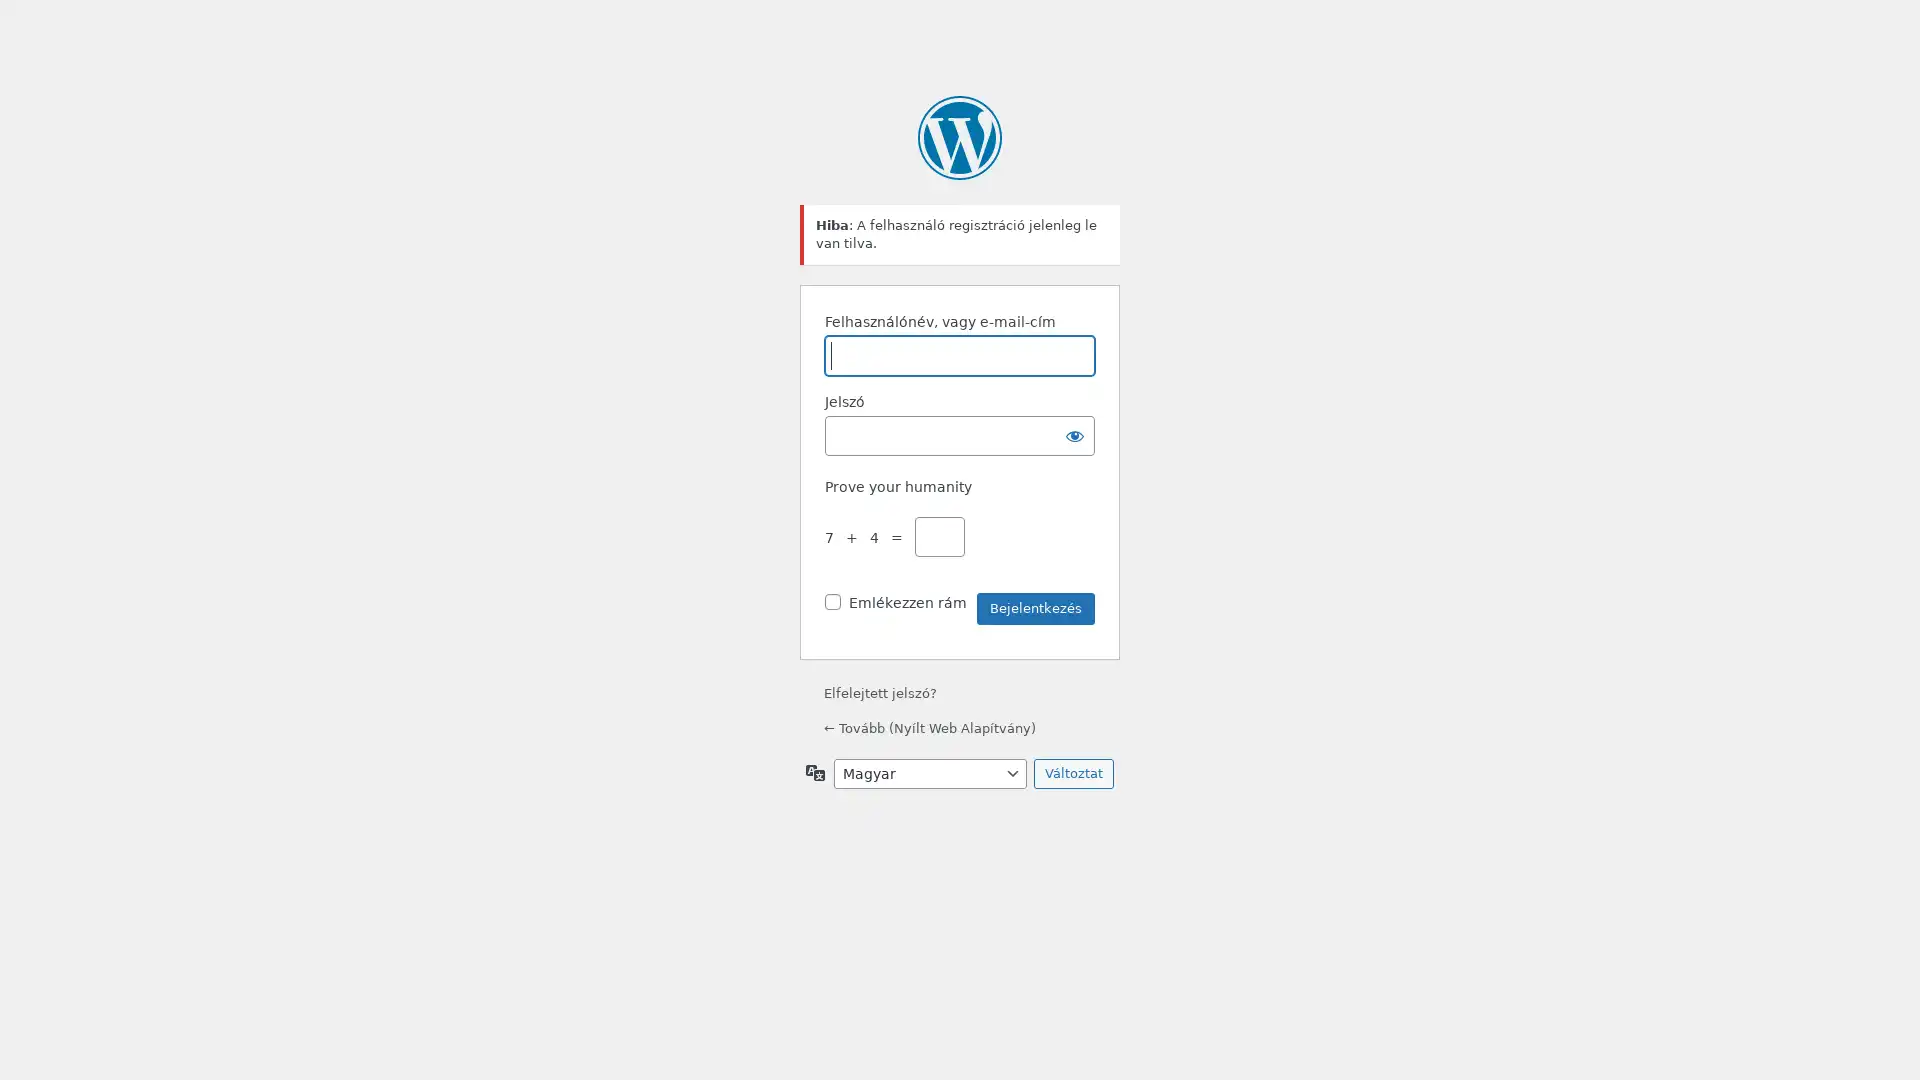 The width and height of the screenshot is (1920, 1080). Describe the element at coordinates (1074, 434) in the screenshot. I see `Jelszo mutatasa` at that location.